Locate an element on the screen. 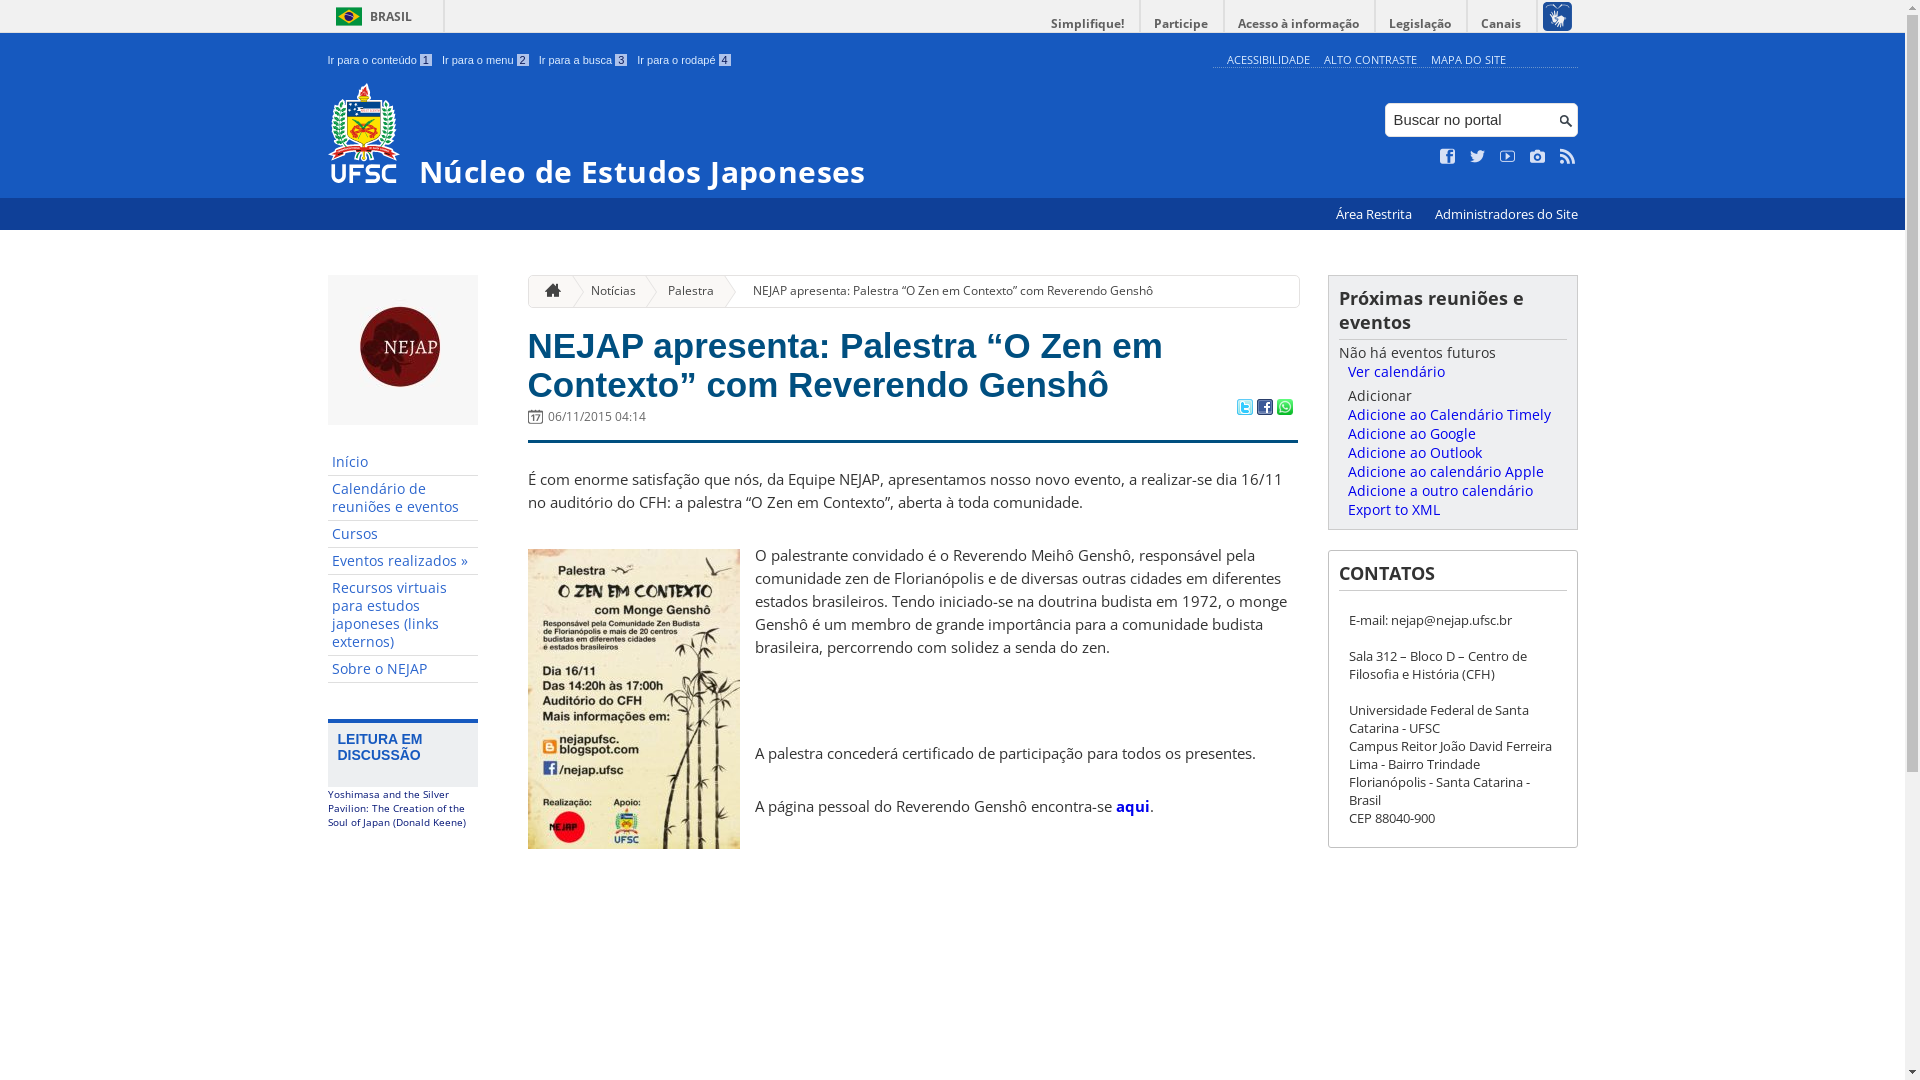 The height and width of the screenshot is (1080, 1920). 'Ir para o menu 2' is located at coordinates (485, 59).